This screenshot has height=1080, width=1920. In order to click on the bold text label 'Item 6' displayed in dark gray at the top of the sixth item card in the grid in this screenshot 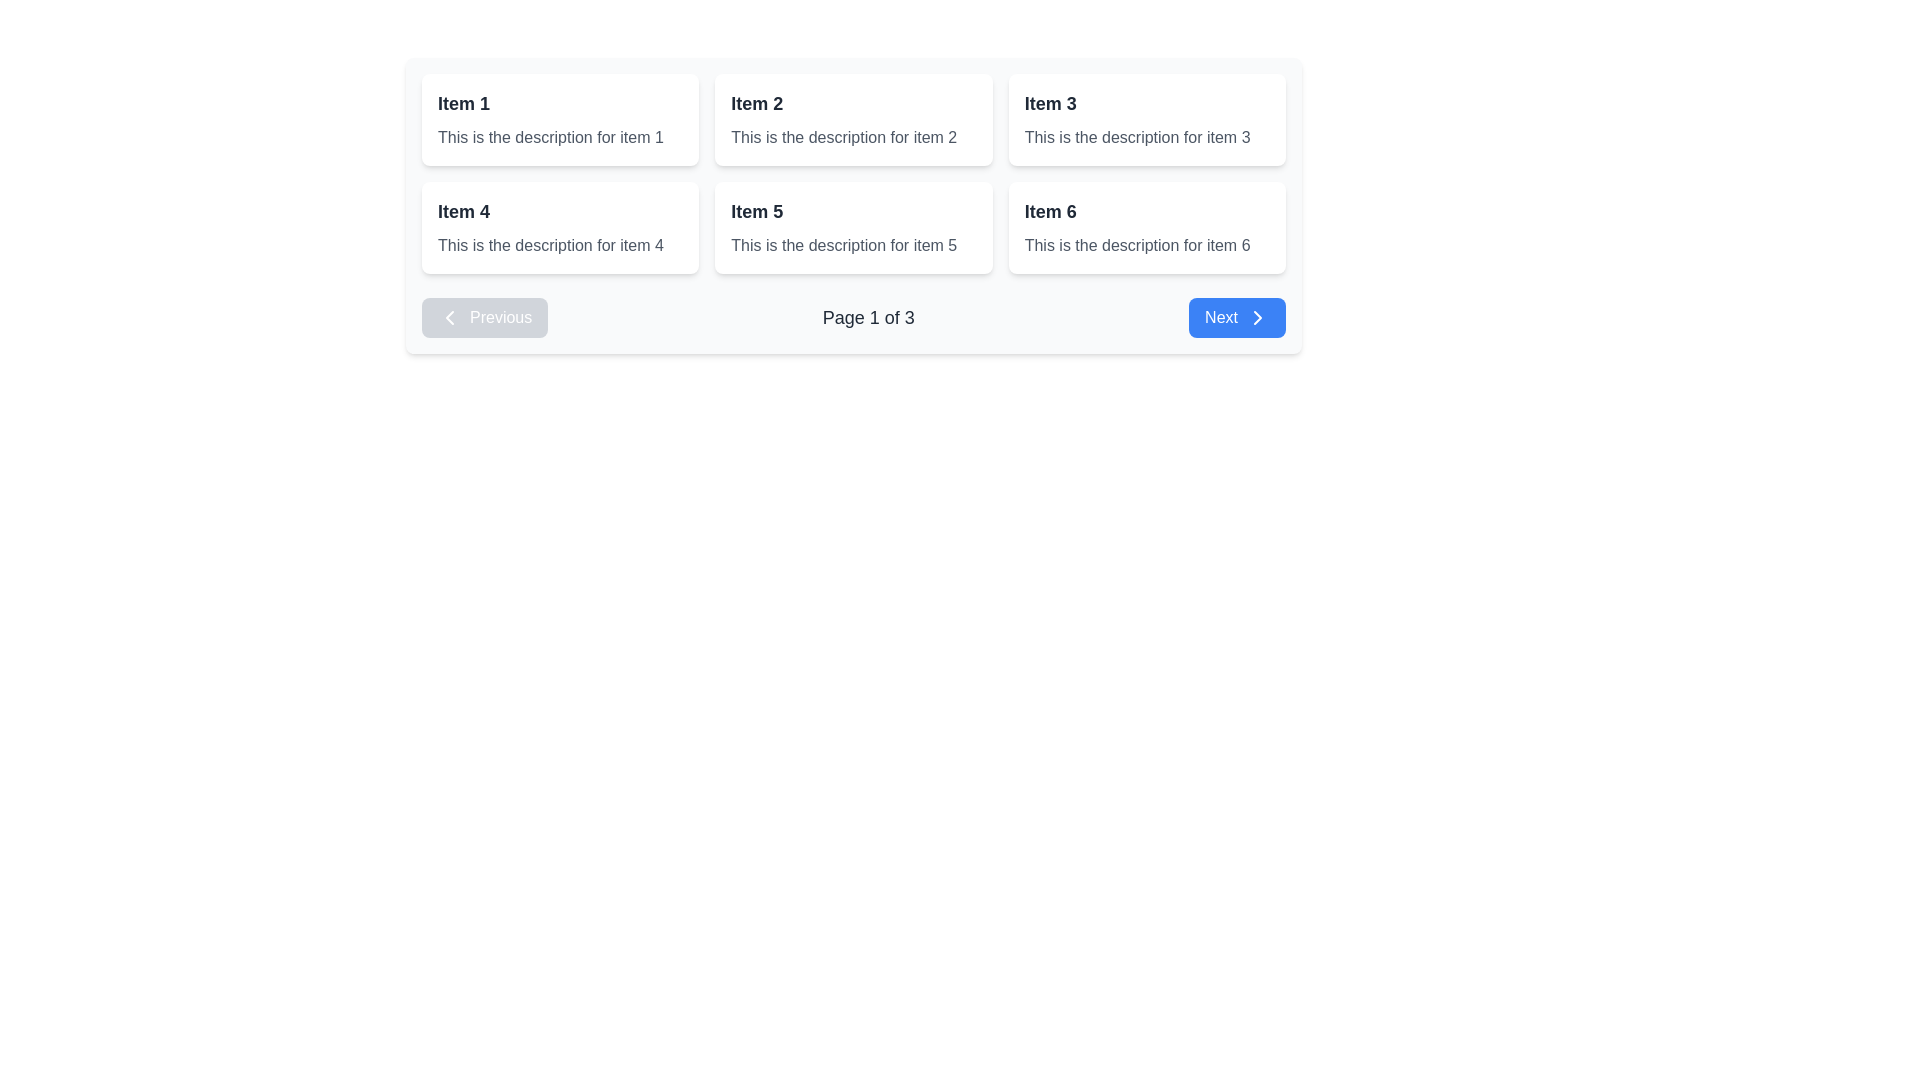, I will do `click(1049, 212)`.